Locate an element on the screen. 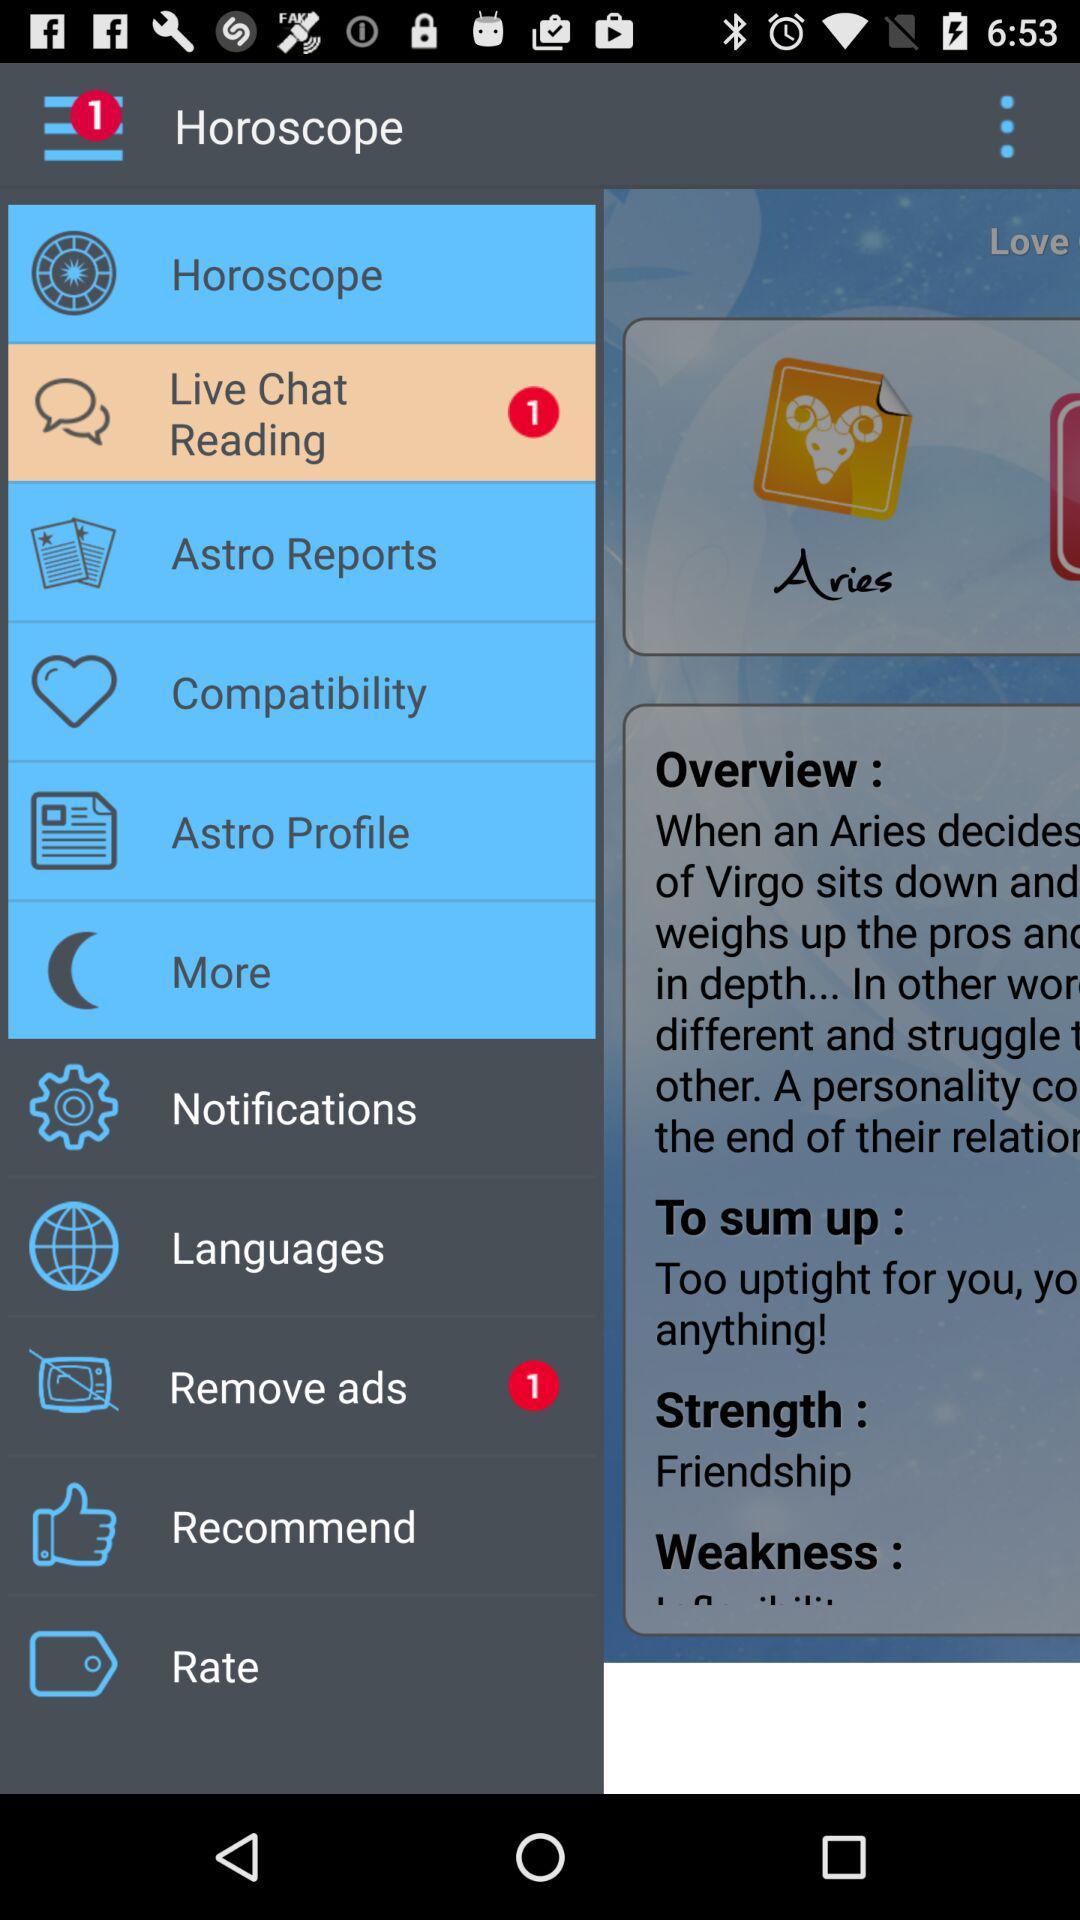 The width and height of the screenshot is (1080, 1920). tap button for more information is located at coordinates (1006, 124).